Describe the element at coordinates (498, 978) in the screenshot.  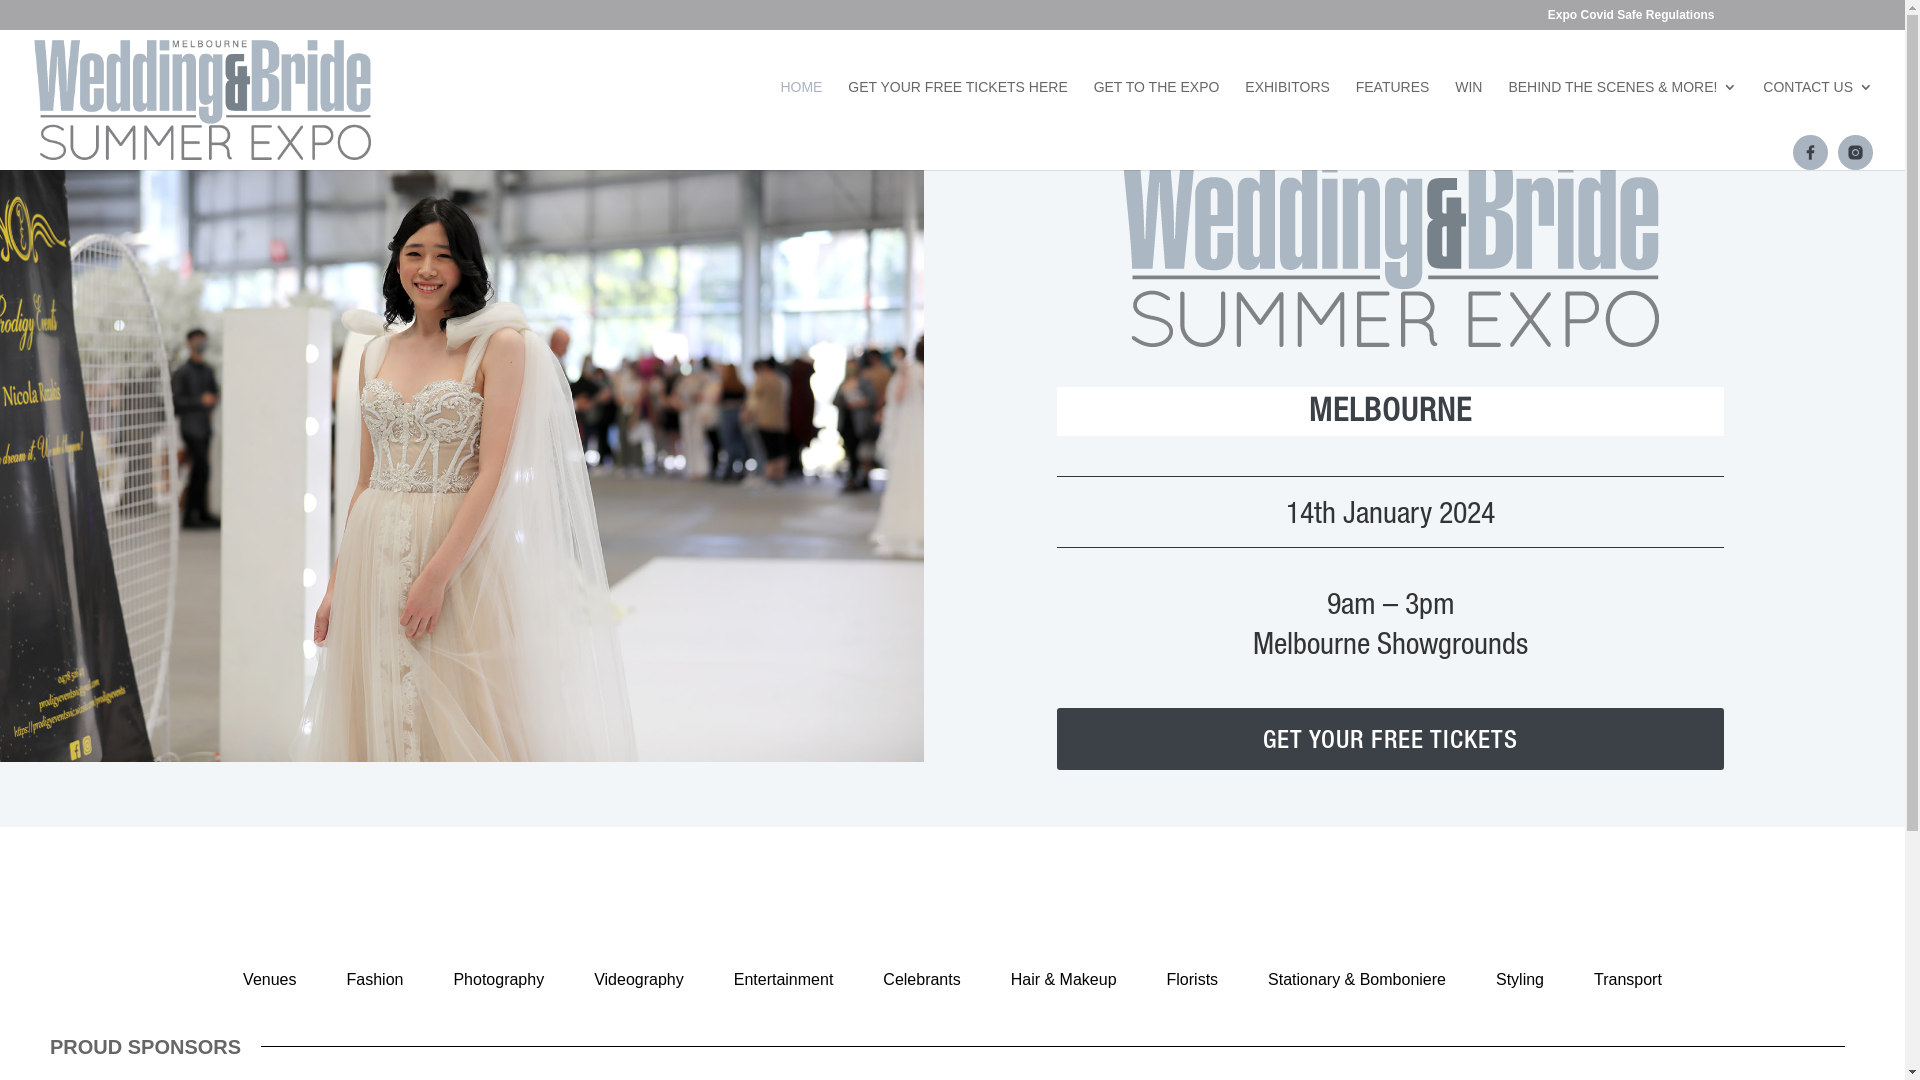
I see `'Photography'` at that location.